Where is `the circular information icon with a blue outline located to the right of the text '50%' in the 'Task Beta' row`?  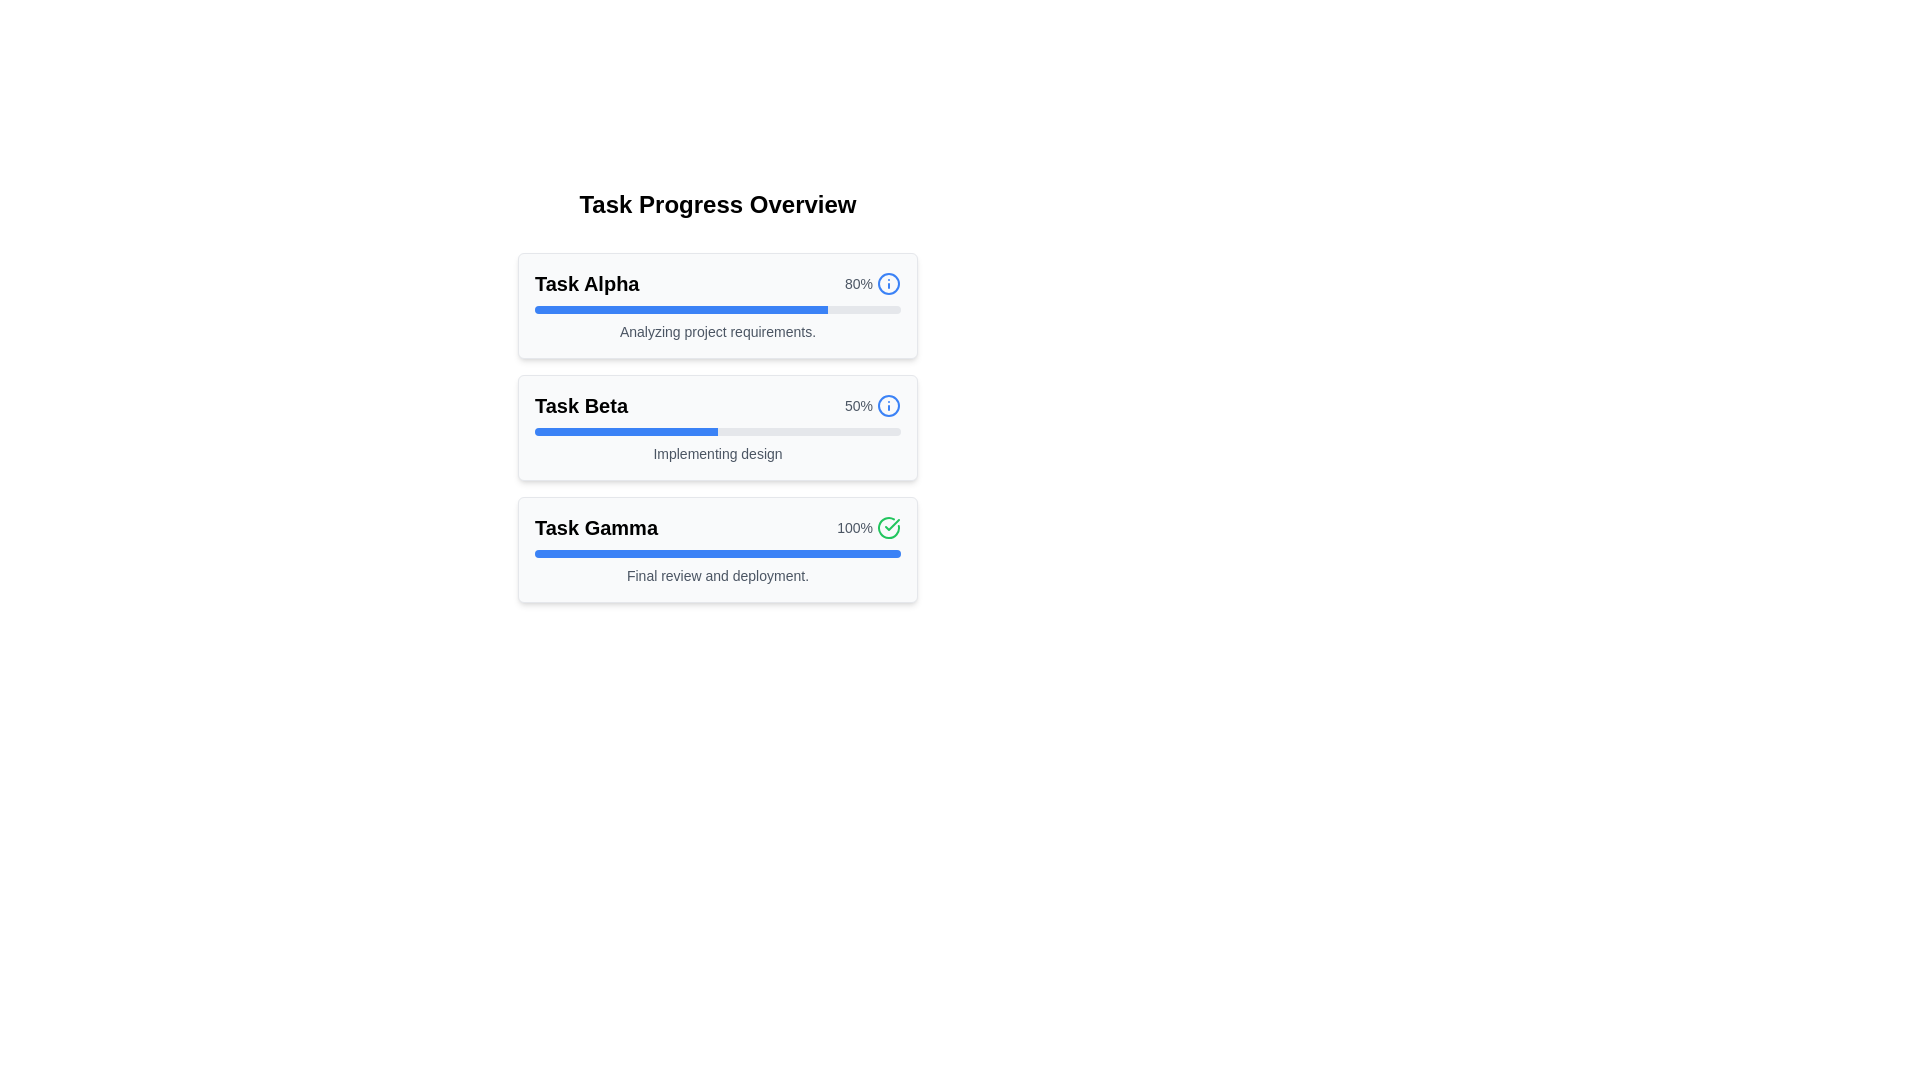 the circular information icon with a blue outline located to the right of the text '50%' in the 'Task Beta' row is located at coordinates (887, 405).